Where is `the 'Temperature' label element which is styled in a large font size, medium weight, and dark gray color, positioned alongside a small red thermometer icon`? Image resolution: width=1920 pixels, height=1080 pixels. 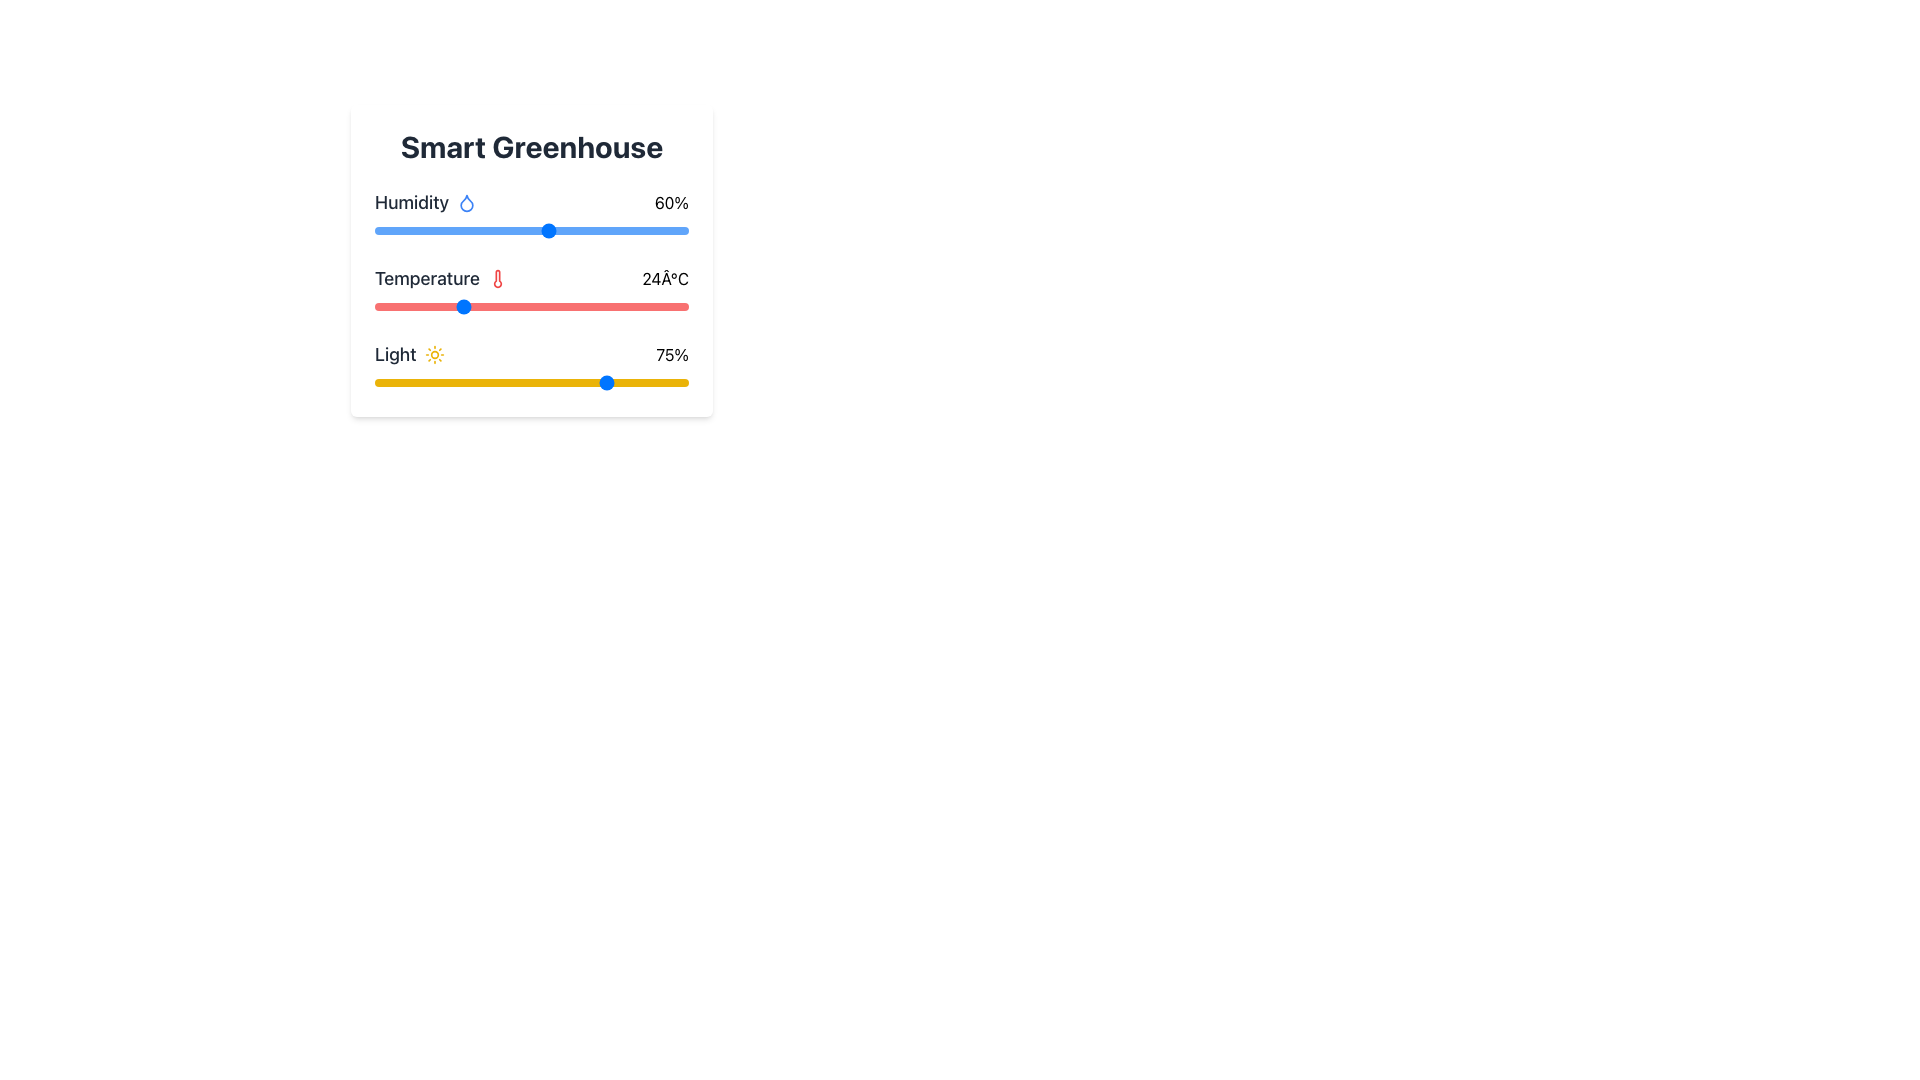 the 'Temperature' label element which is styled in a large font size, medium weight, and dark gray color, positioned alongside a small red thermometer icon is located at coordinates (440, 278).